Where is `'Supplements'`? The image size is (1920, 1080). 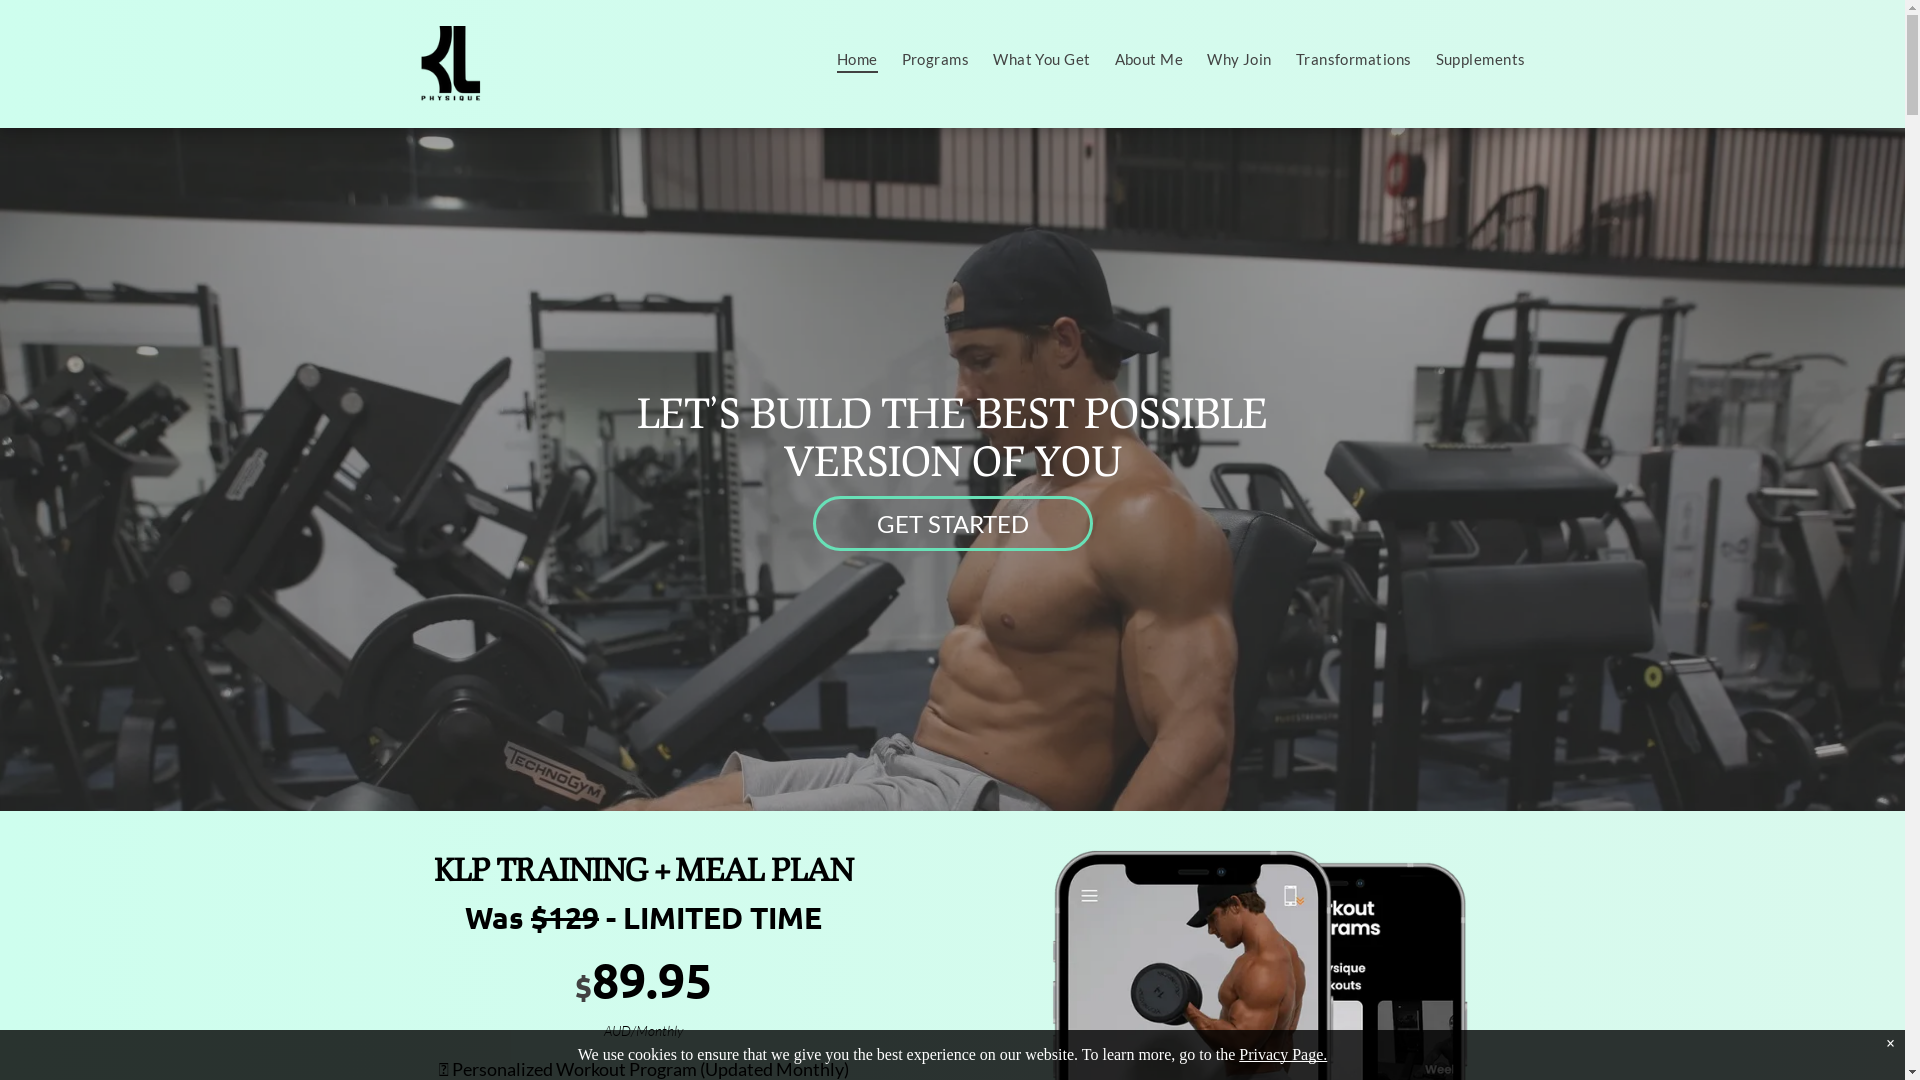 'Supplements' is located at coordinates (1423, 57).